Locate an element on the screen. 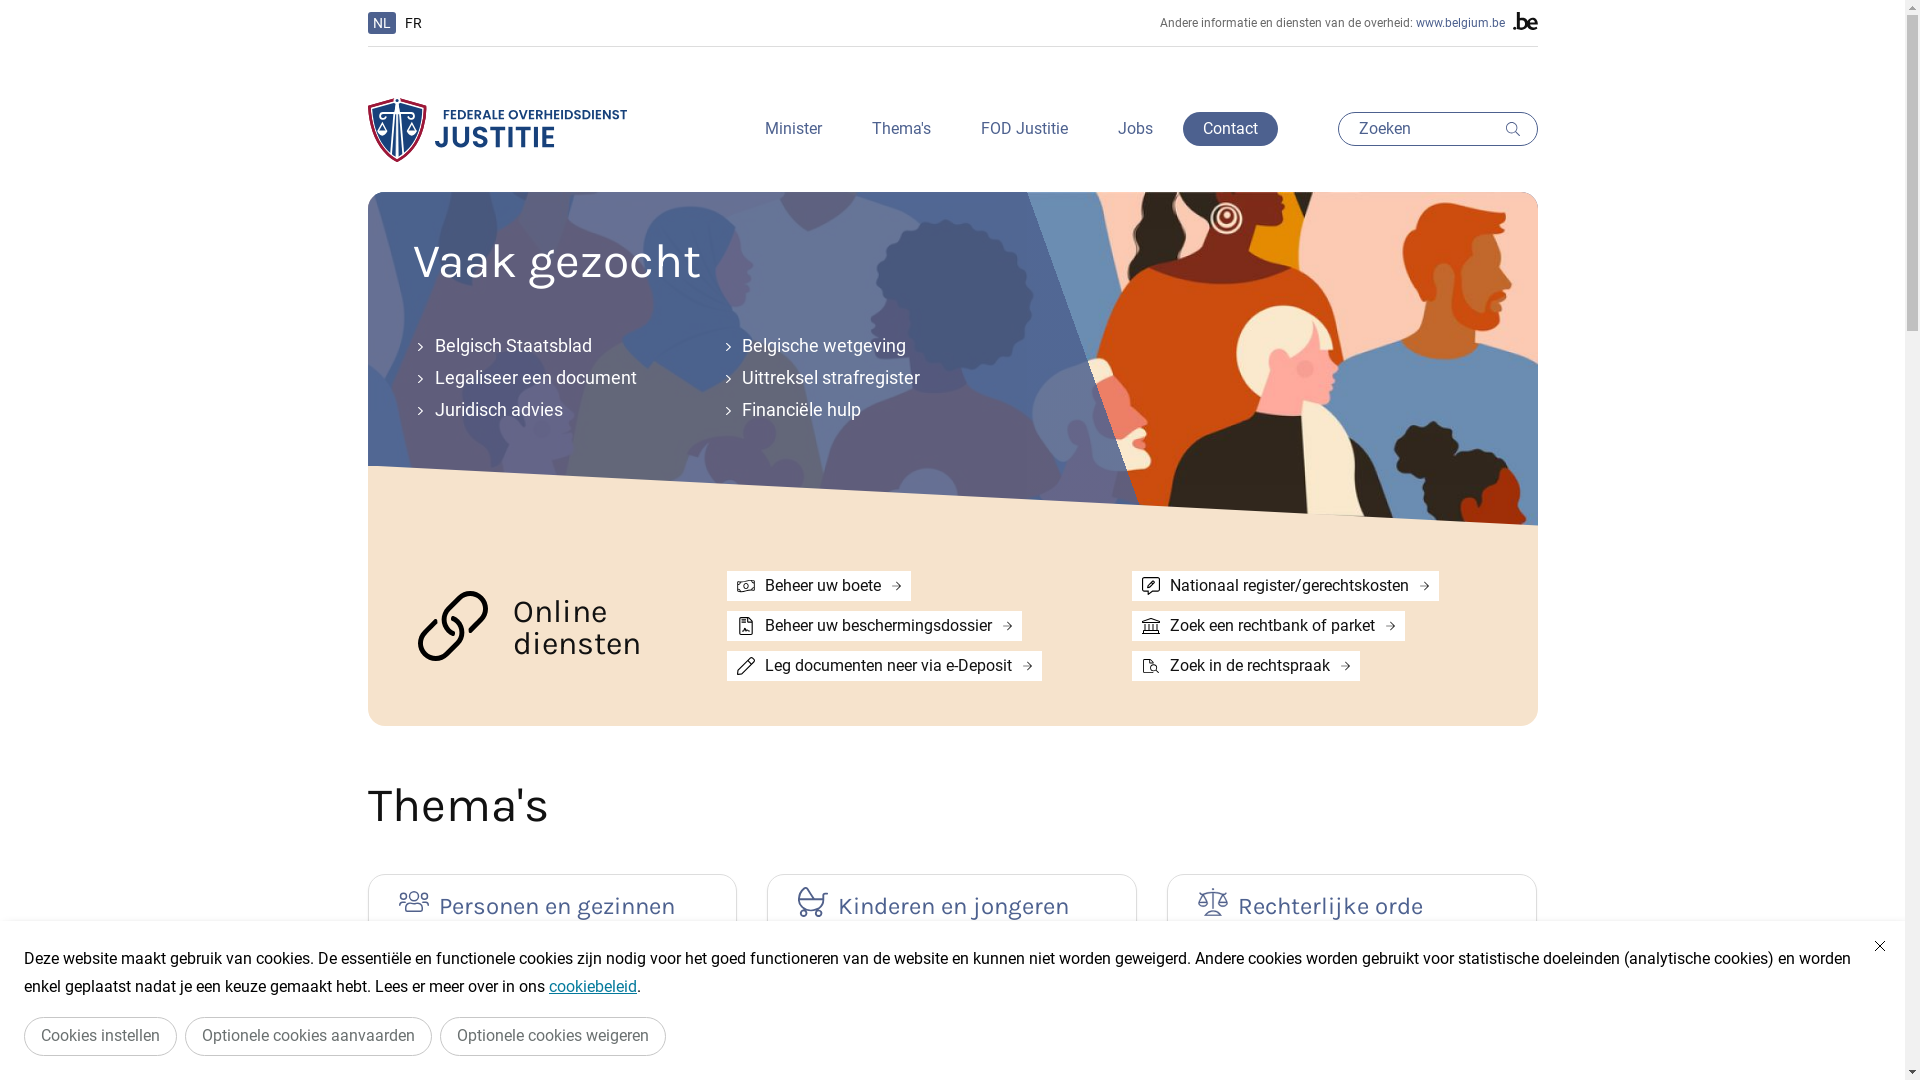 This screenshot has width=1920, height=1080. 'Personen en gezinnen' is located at coordinates (398, 903).